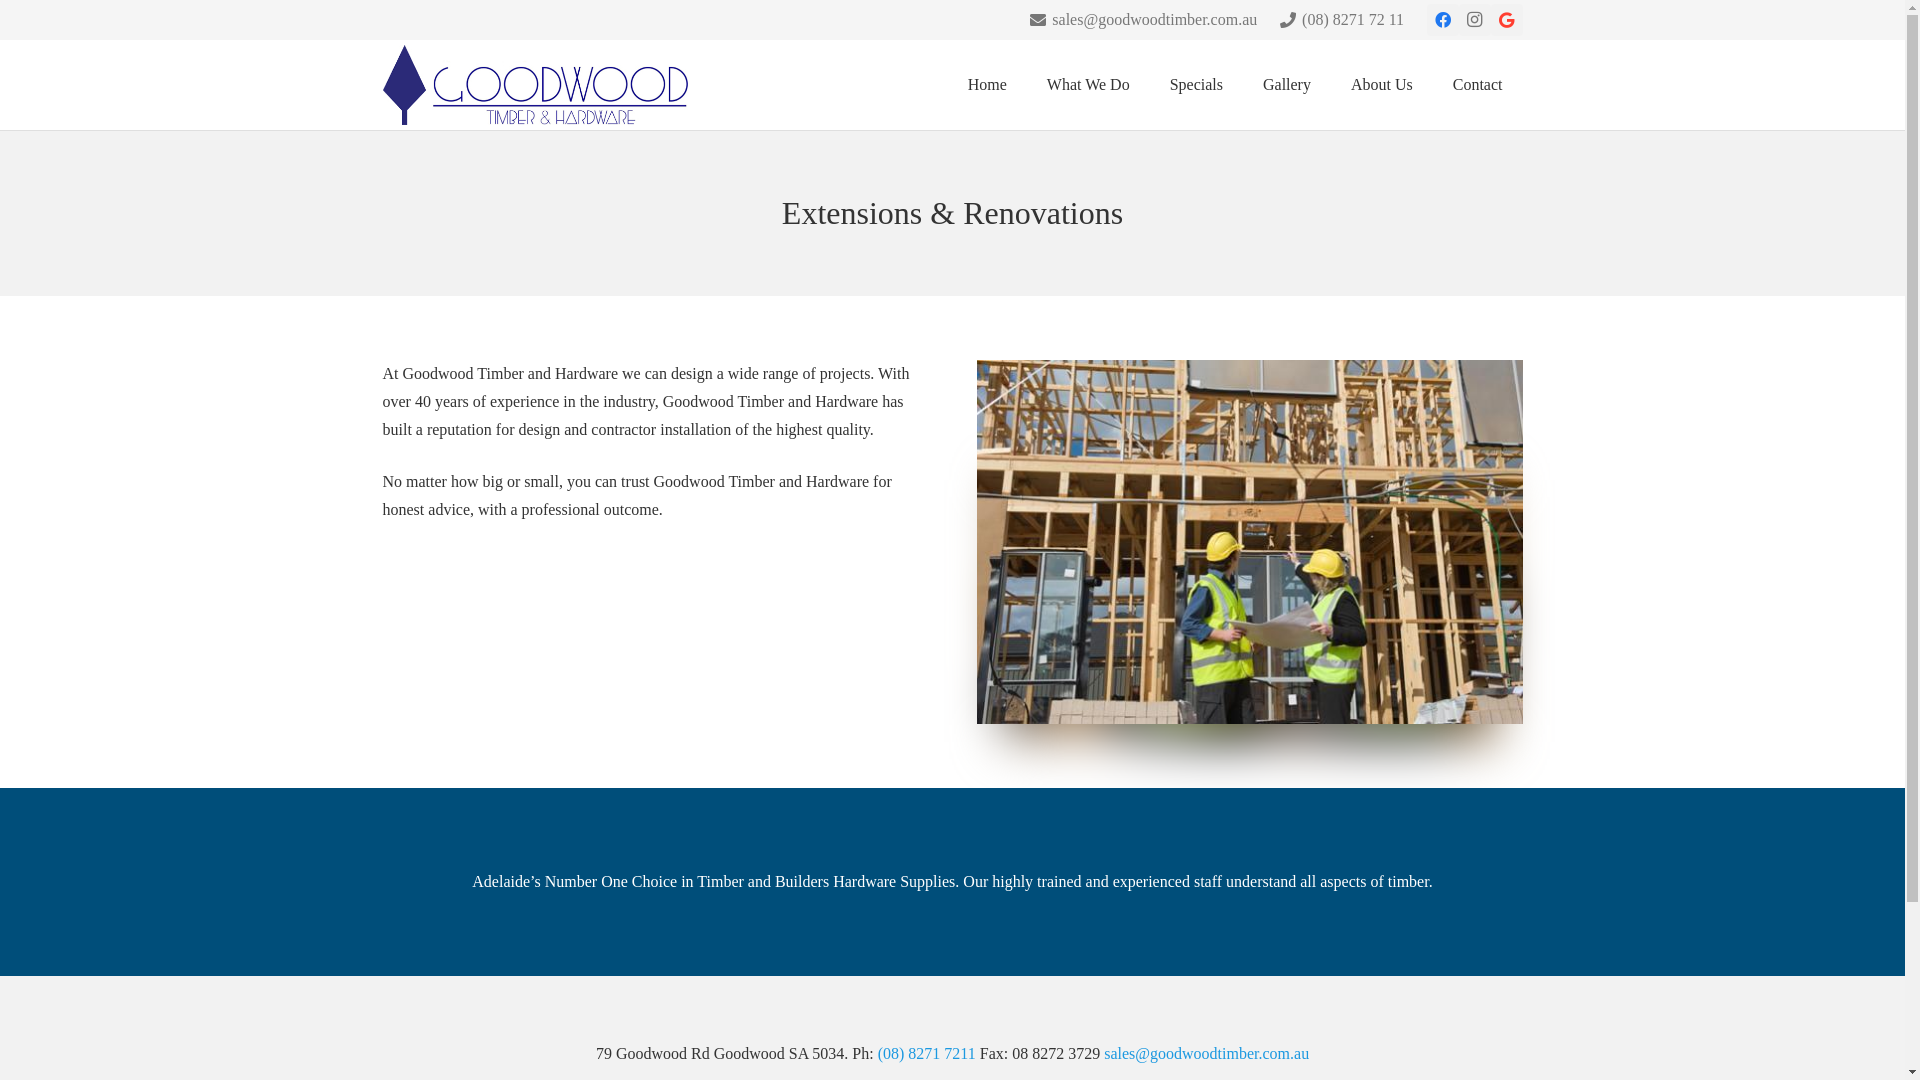 This screenshot has height=1080, width=1920. What do you see at coordinates (1087, 83) in the screenshot?
I see `'What We Do'` at bounding box center [1087, 83].